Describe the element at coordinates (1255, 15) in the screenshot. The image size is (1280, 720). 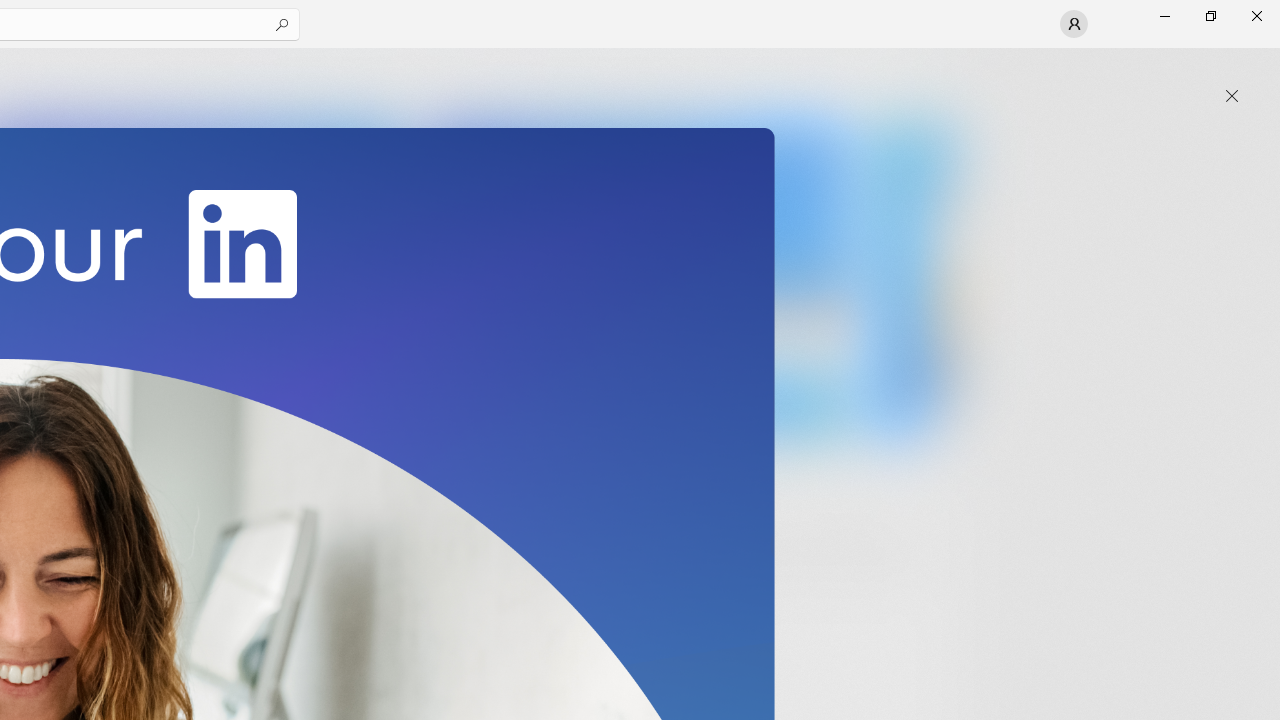
I see `'Close Microsoft Store'` at that location.